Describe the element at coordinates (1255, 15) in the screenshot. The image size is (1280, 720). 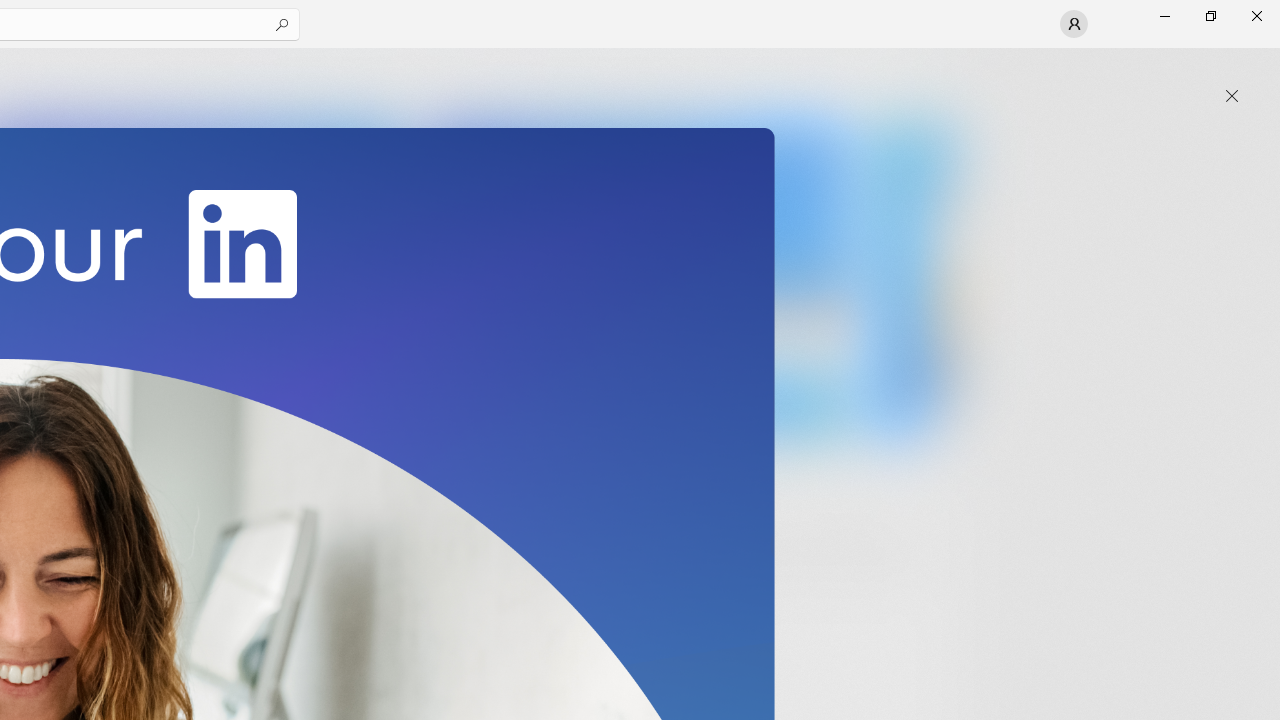
I see `'Close Microsoft Store'` at that location.